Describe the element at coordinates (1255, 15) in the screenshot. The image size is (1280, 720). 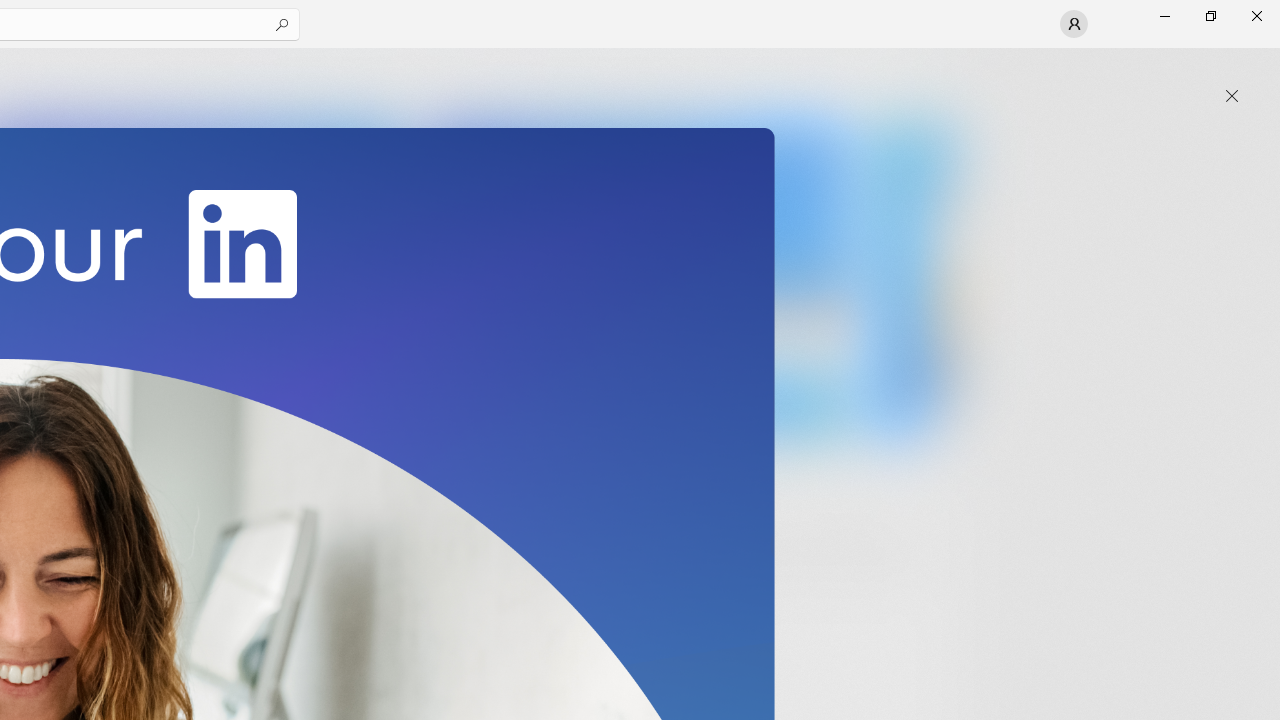
I see `'Close Microsoft Store'` at that location.